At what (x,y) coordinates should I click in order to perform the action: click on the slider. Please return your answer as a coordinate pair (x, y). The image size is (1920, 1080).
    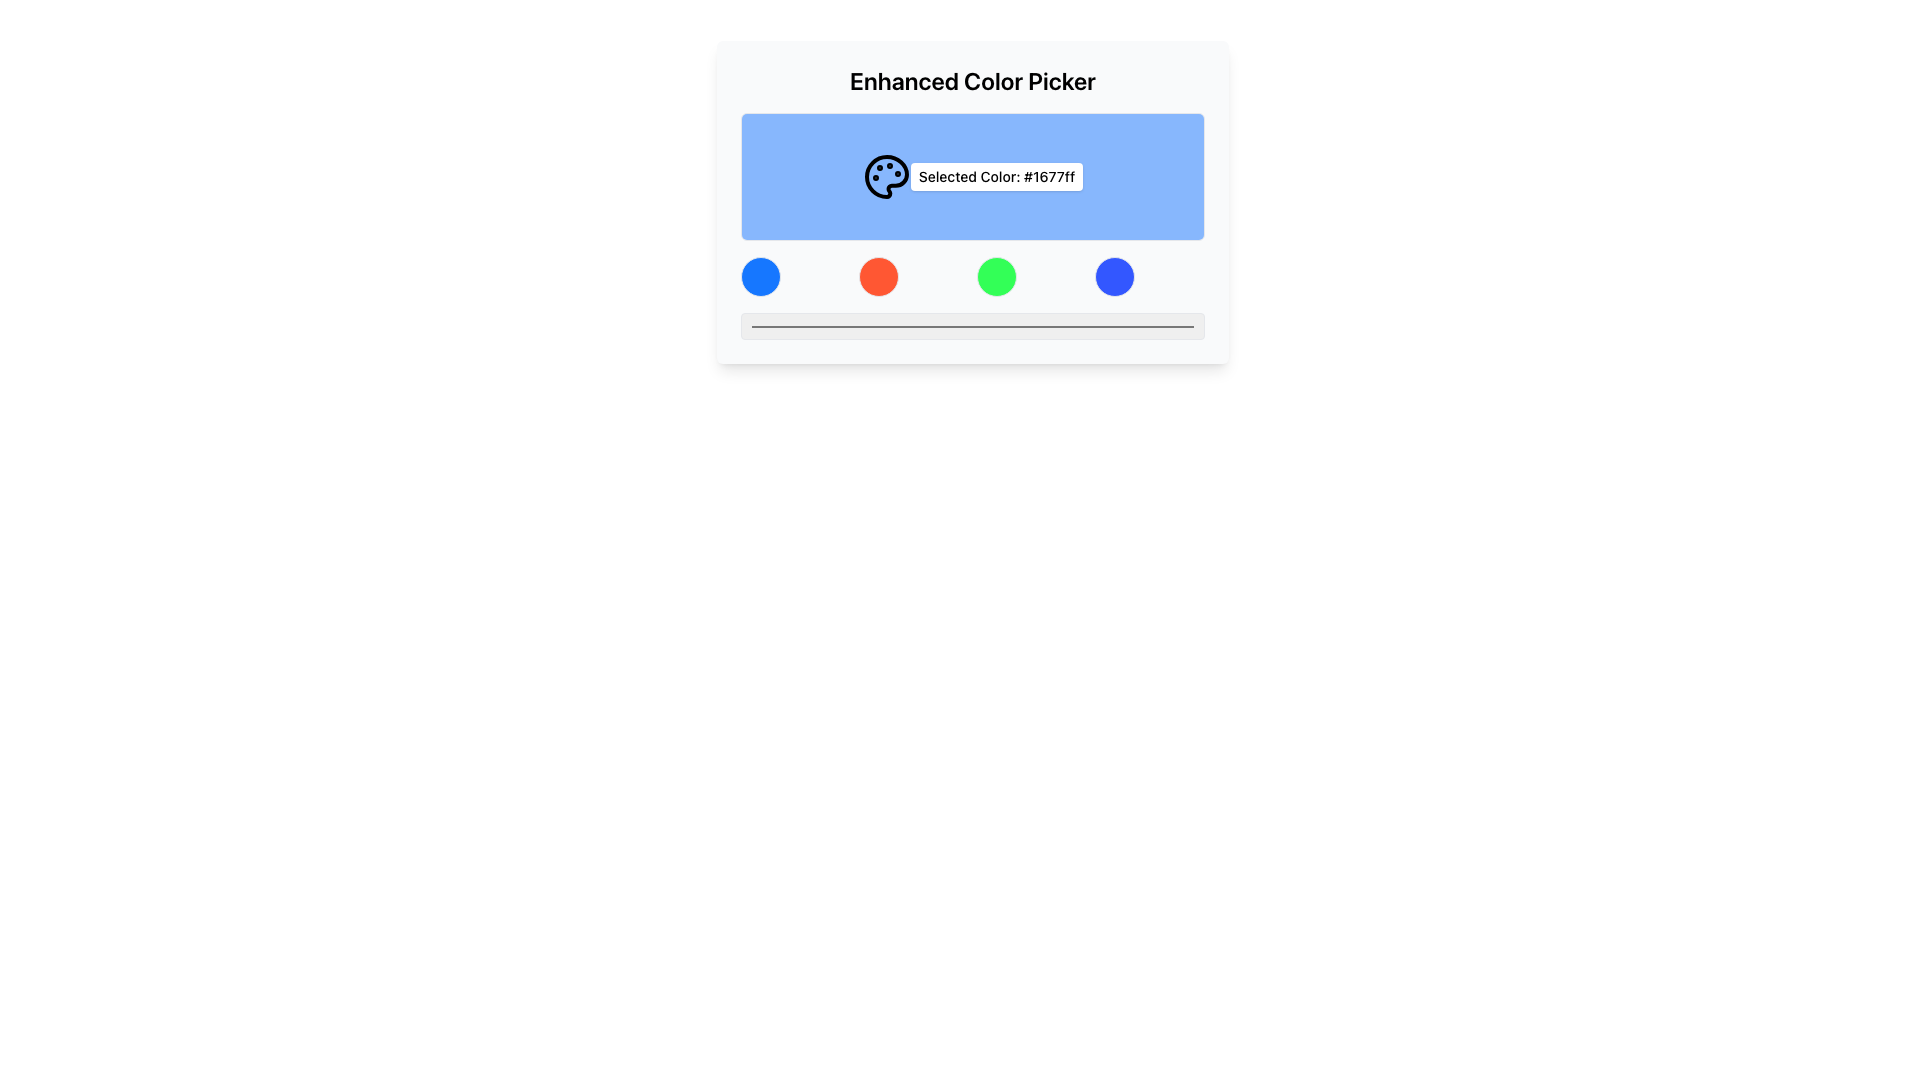
    Looking at the image, I should click on (861, 325).